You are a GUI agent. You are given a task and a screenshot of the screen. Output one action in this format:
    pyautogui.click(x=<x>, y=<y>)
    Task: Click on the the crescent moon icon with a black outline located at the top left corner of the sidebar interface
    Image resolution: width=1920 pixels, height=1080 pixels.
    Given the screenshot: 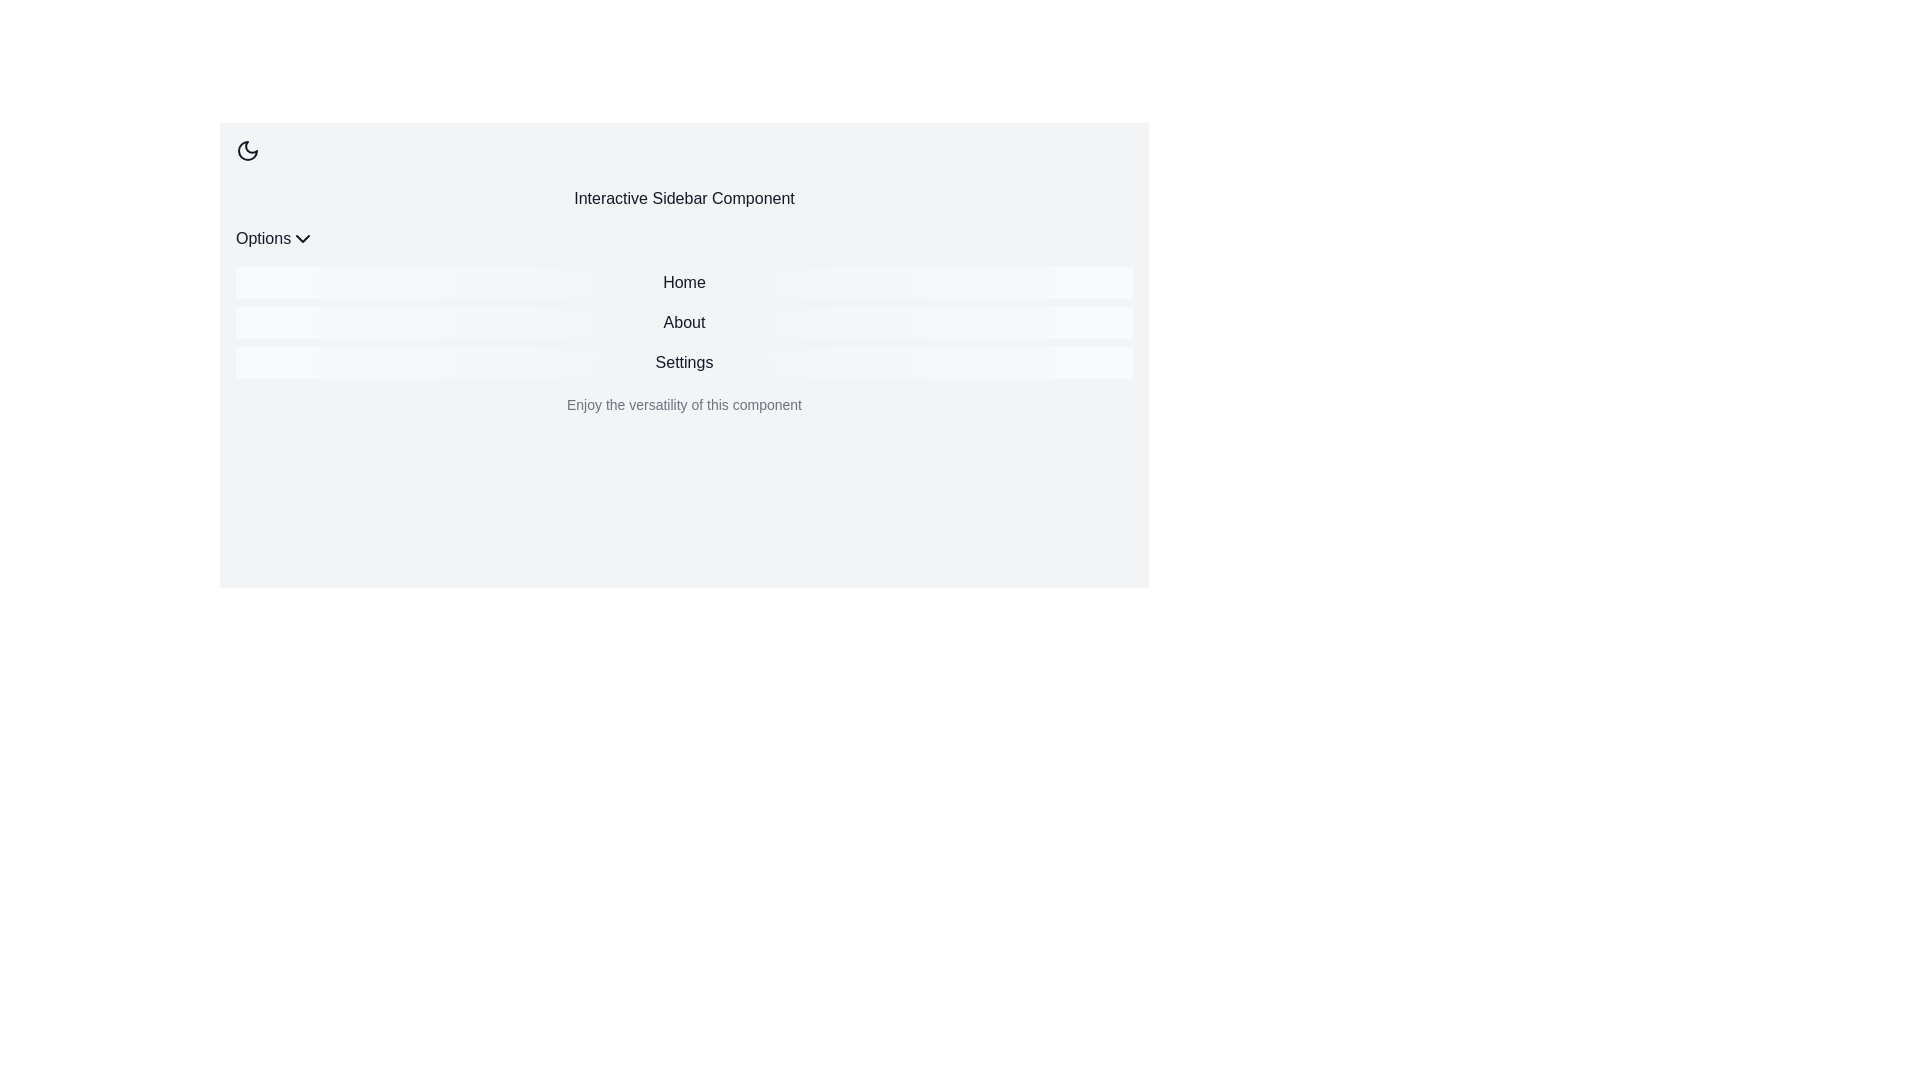 What is the action you would take?
    pyautogui.click(x=247, y=149)
    